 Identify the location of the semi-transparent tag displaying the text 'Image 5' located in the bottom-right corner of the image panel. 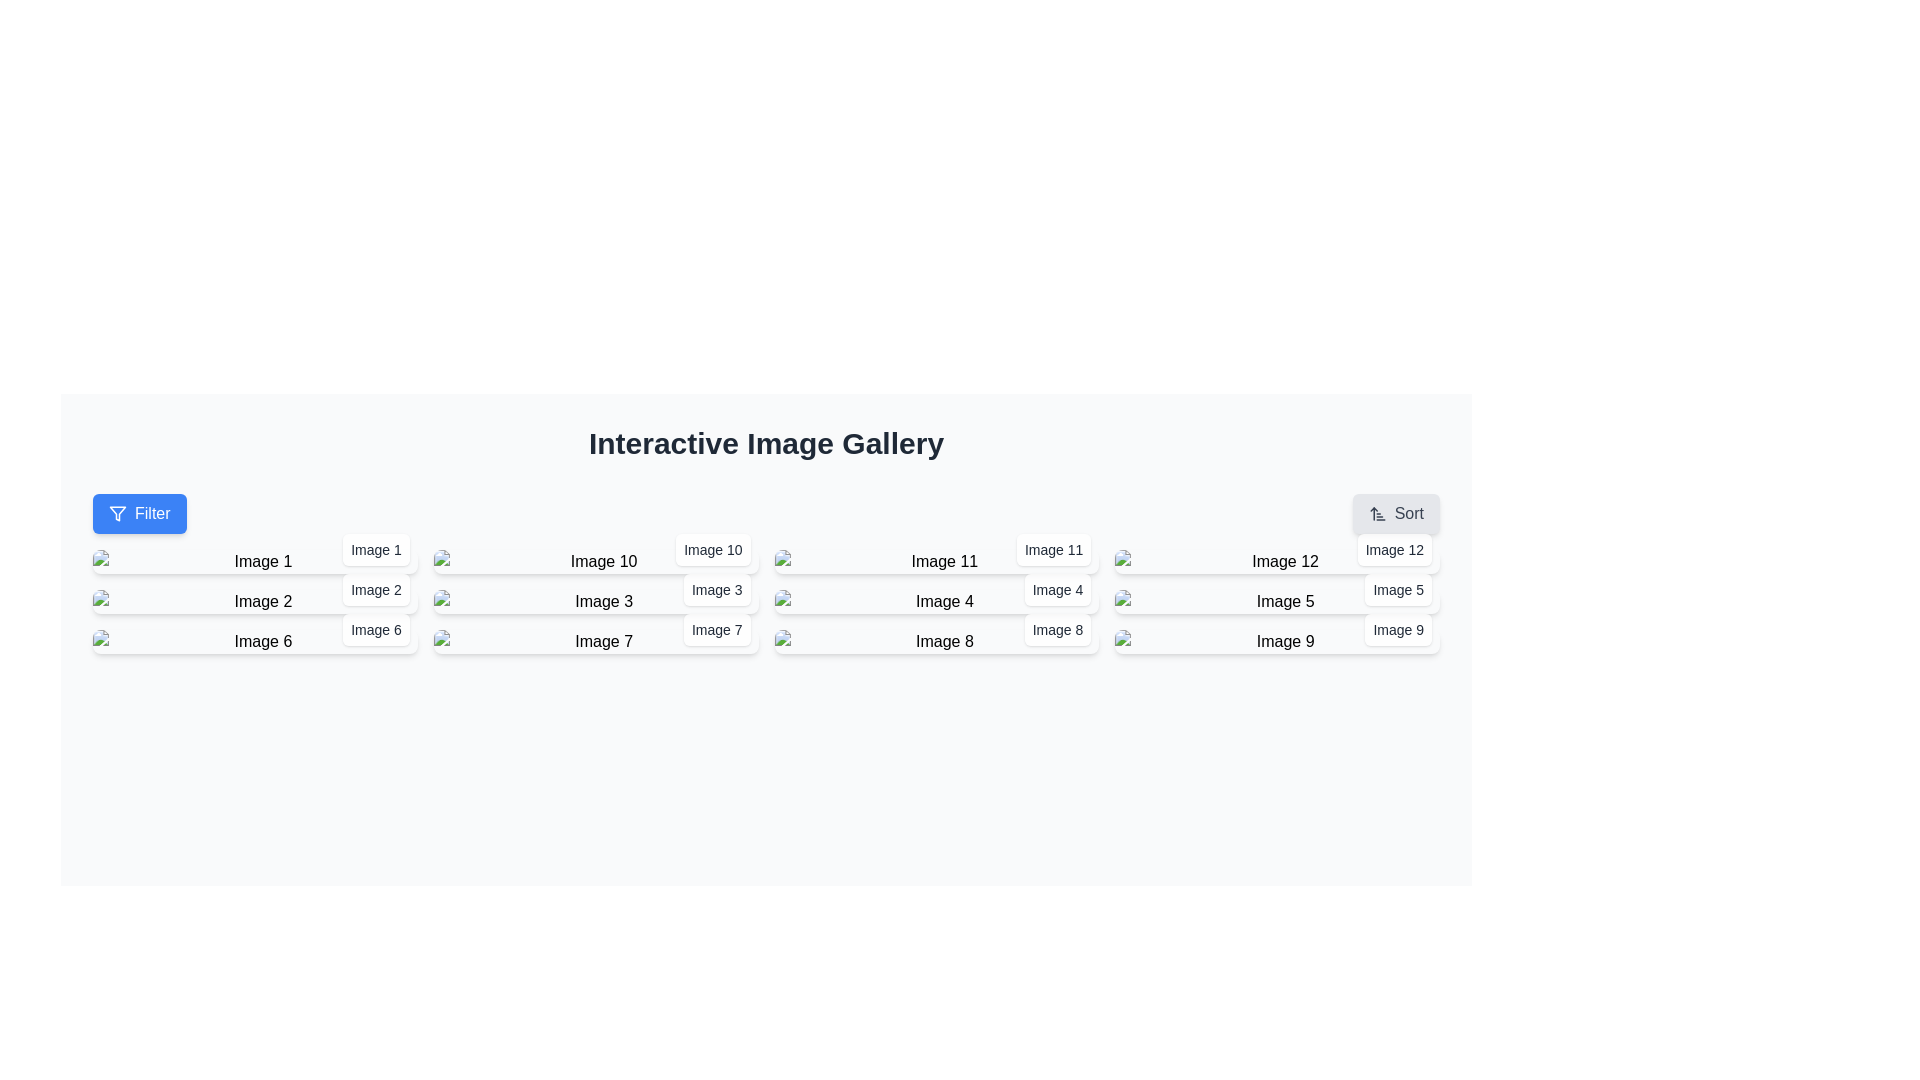
(1397, 589).